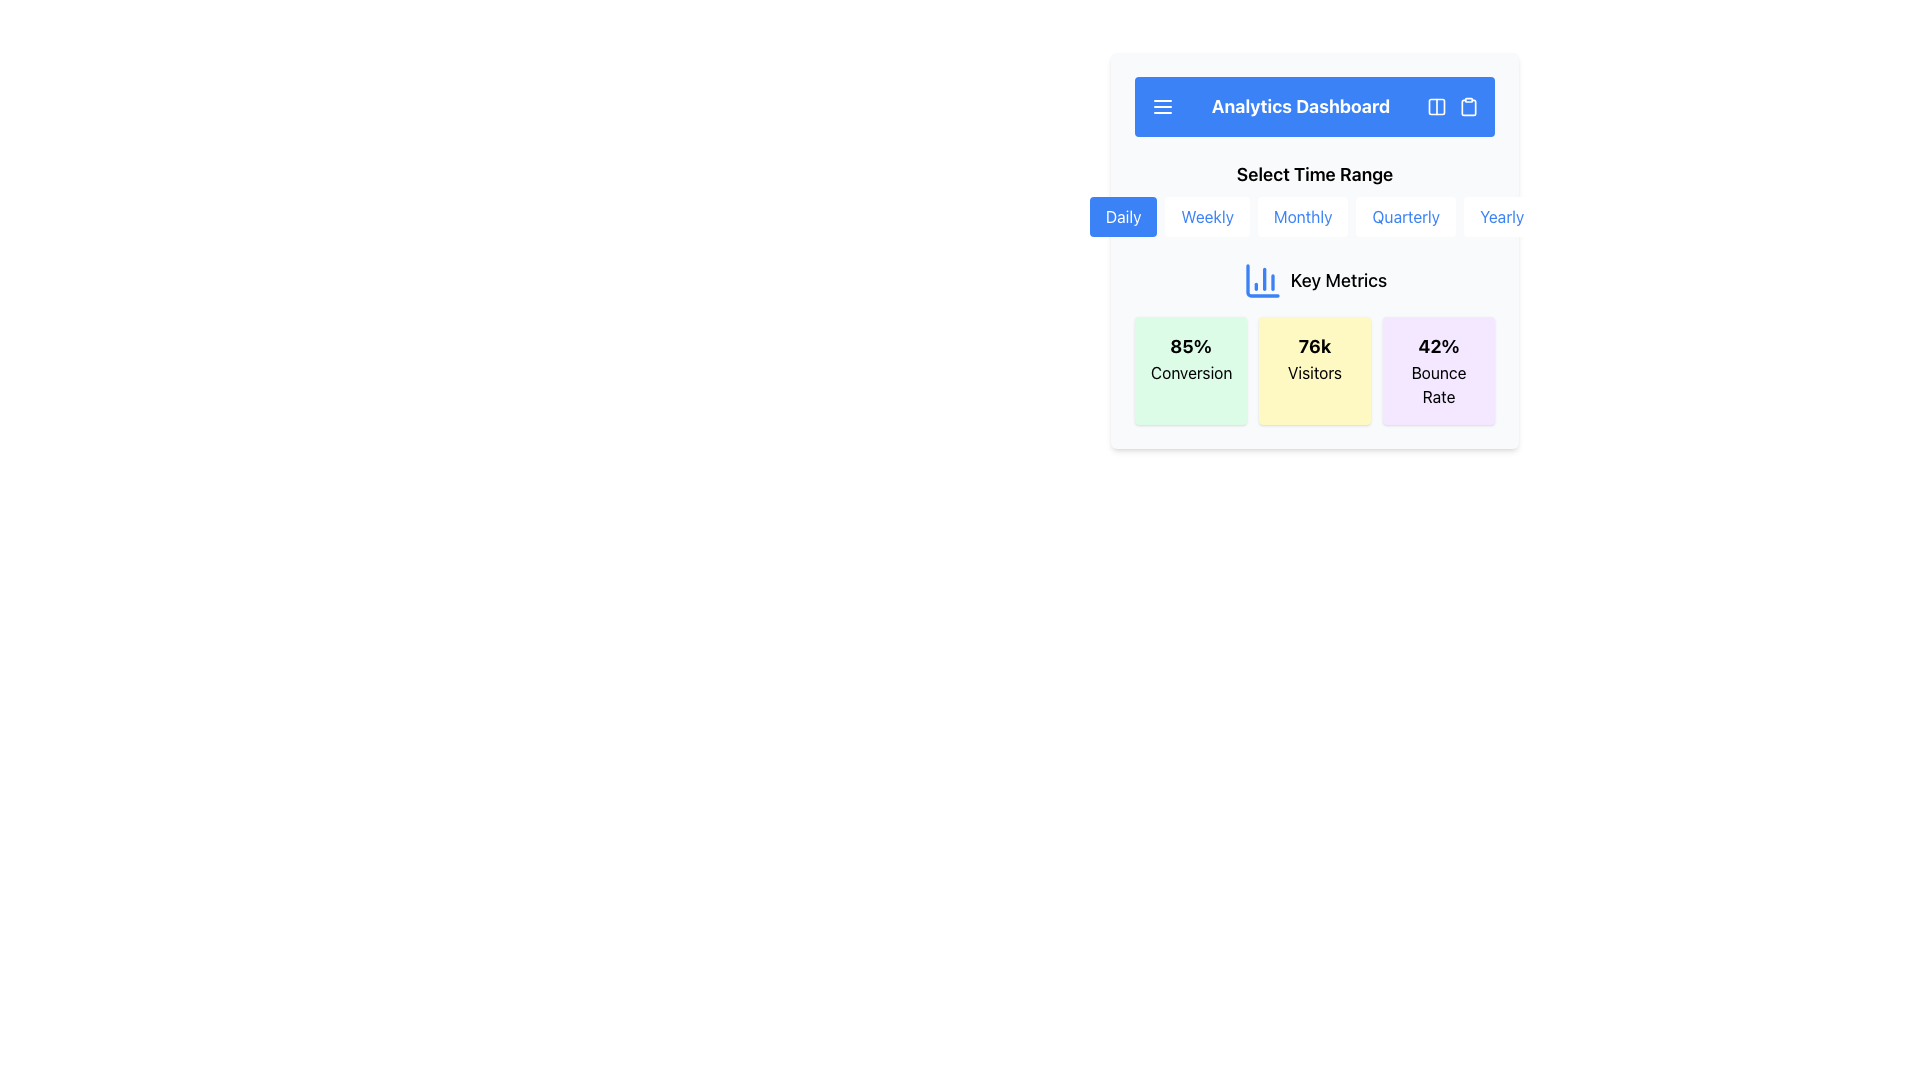 The image size is (1920, 1080). I want to click on the bold text label displaying 'Analytics Dashboard' in the blue header bar, so click(1300, 107).